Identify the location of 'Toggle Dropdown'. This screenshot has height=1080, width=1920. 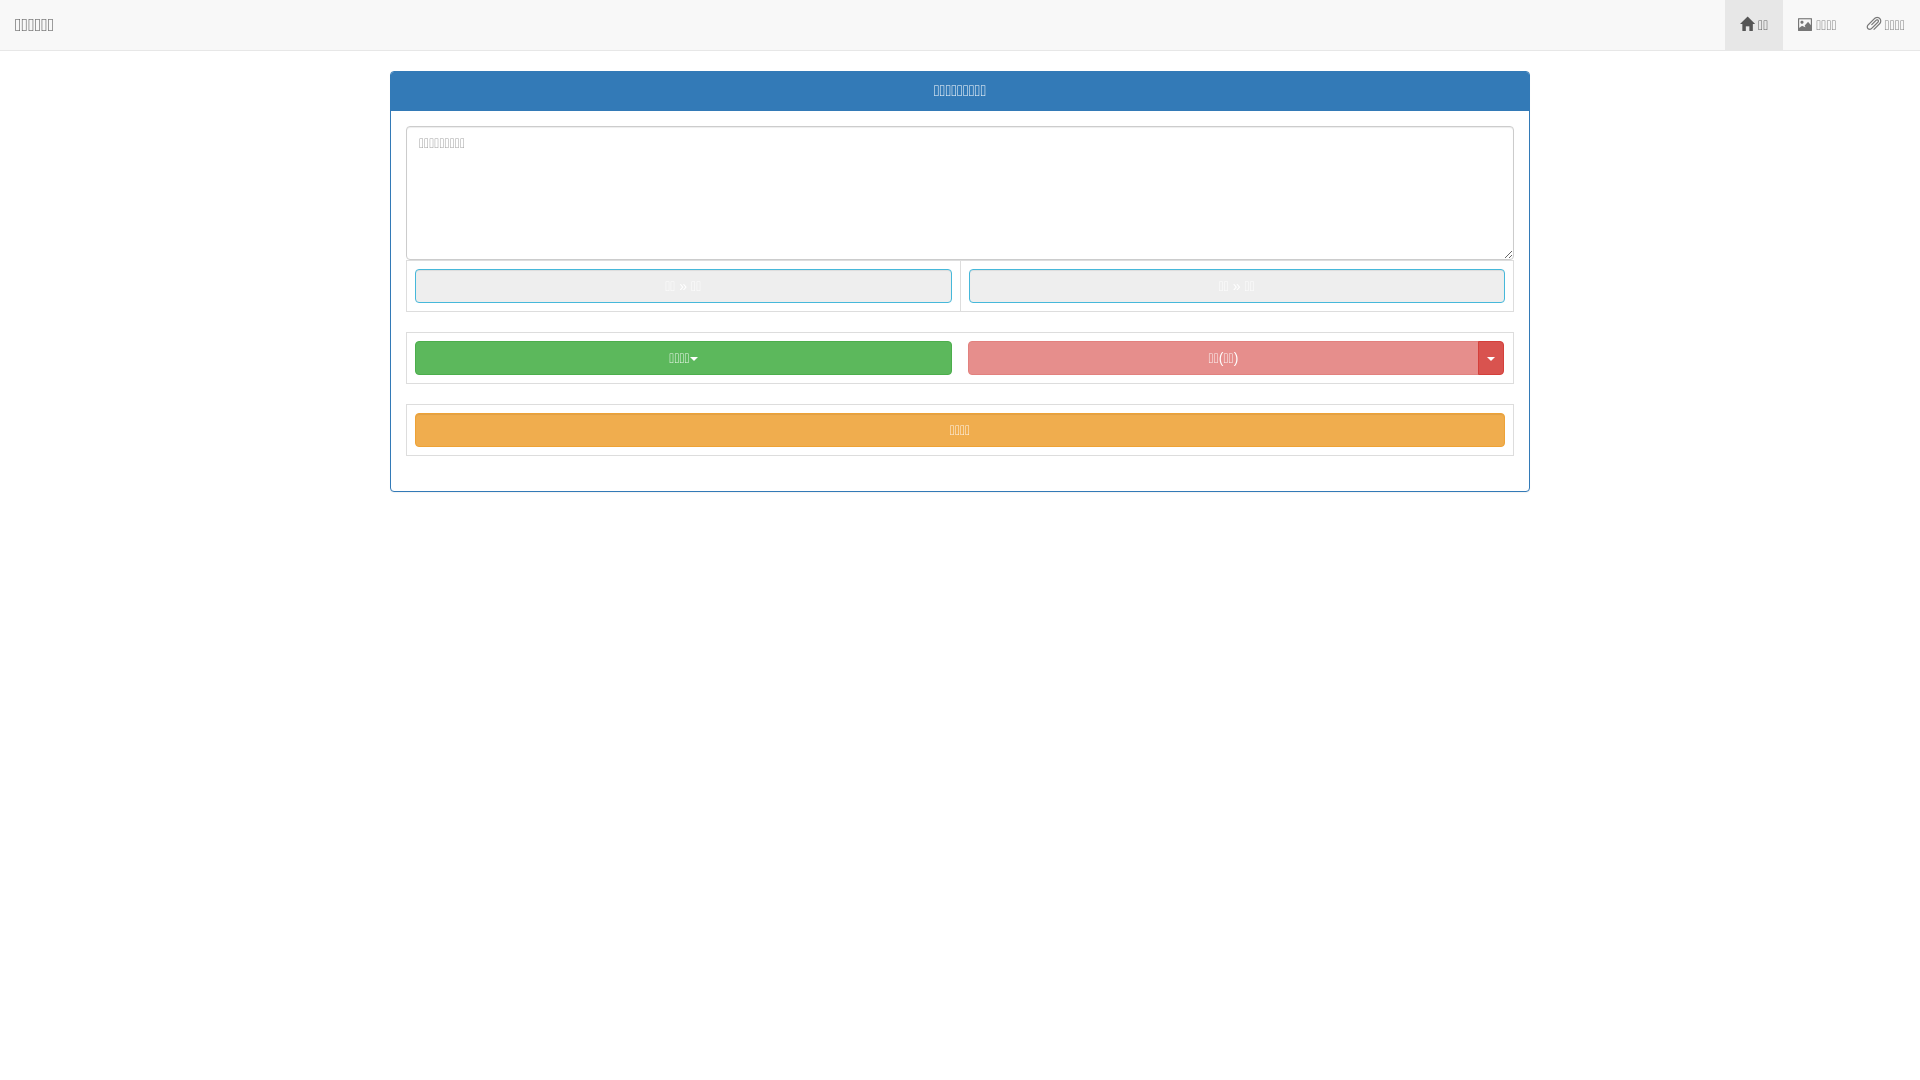
(1491, 357).